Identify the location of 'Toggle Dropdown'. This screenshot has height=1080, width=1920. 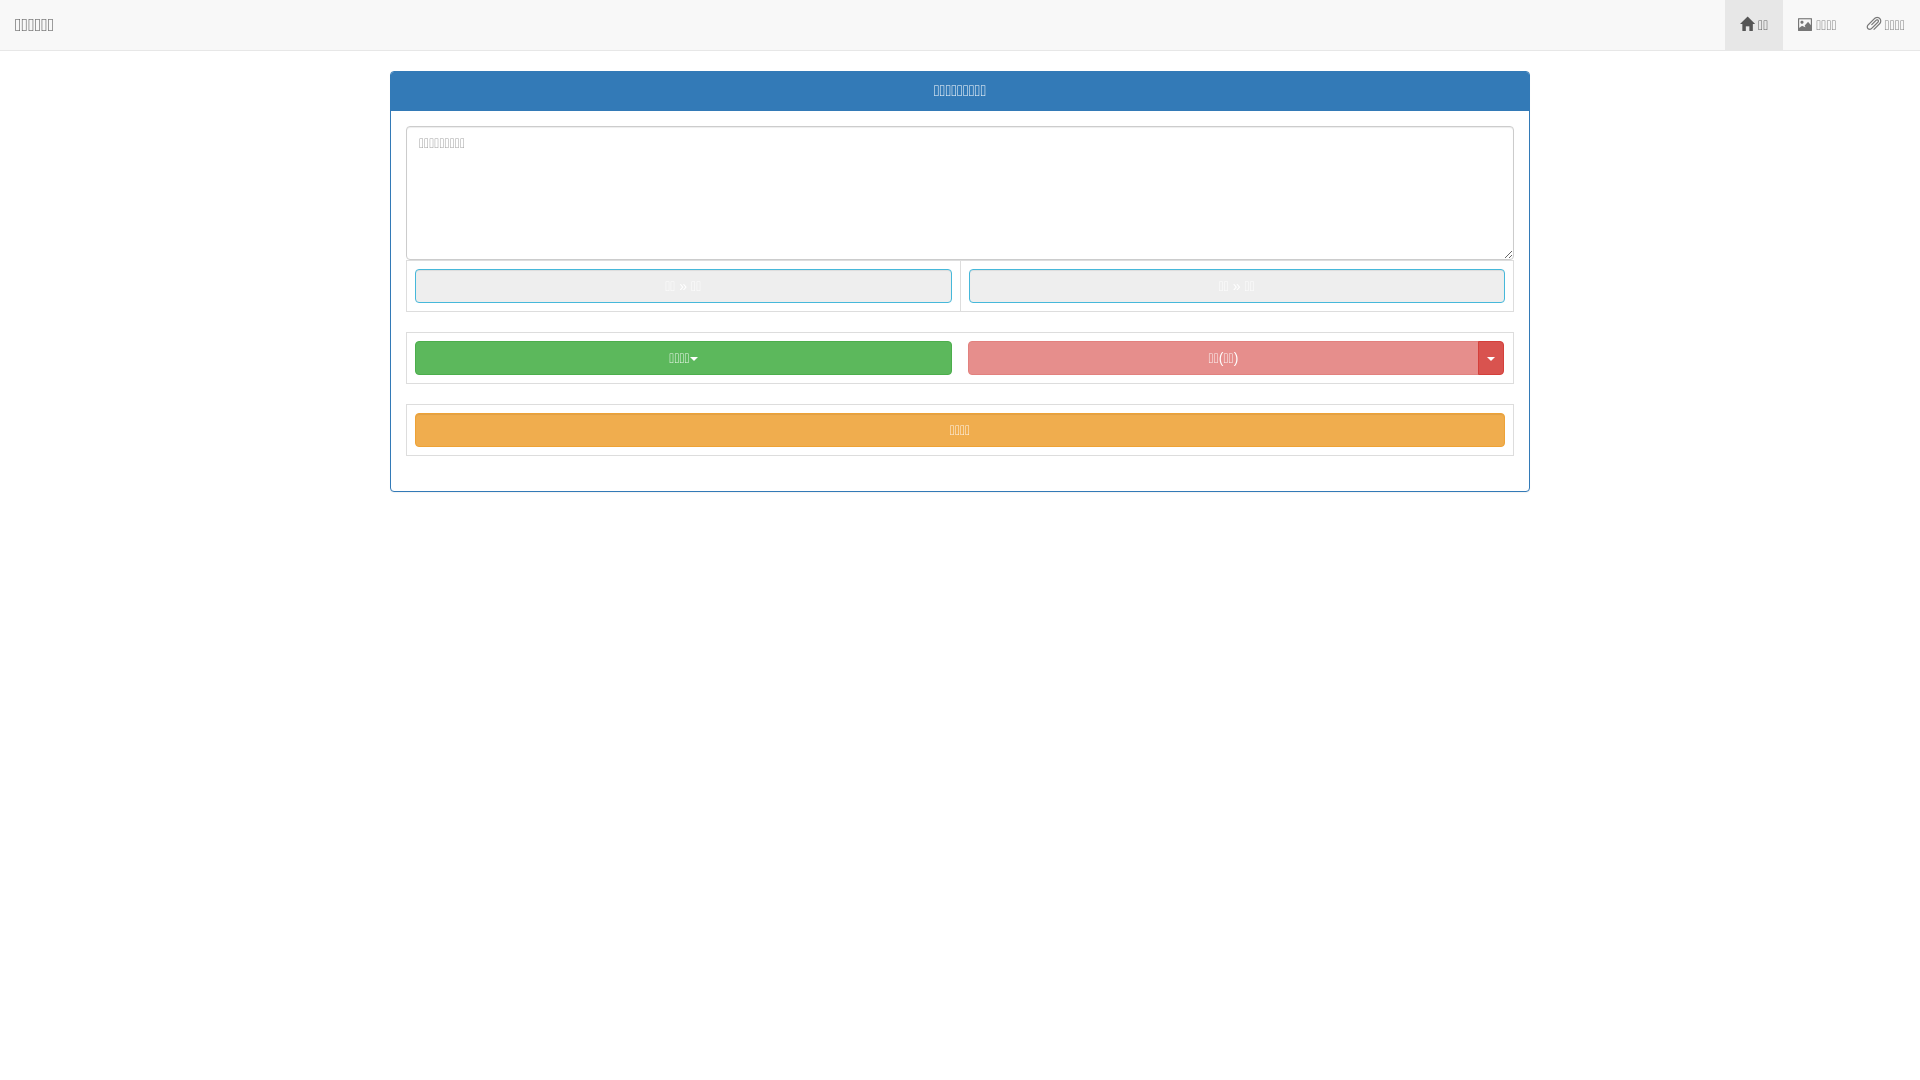
(1491, 357).